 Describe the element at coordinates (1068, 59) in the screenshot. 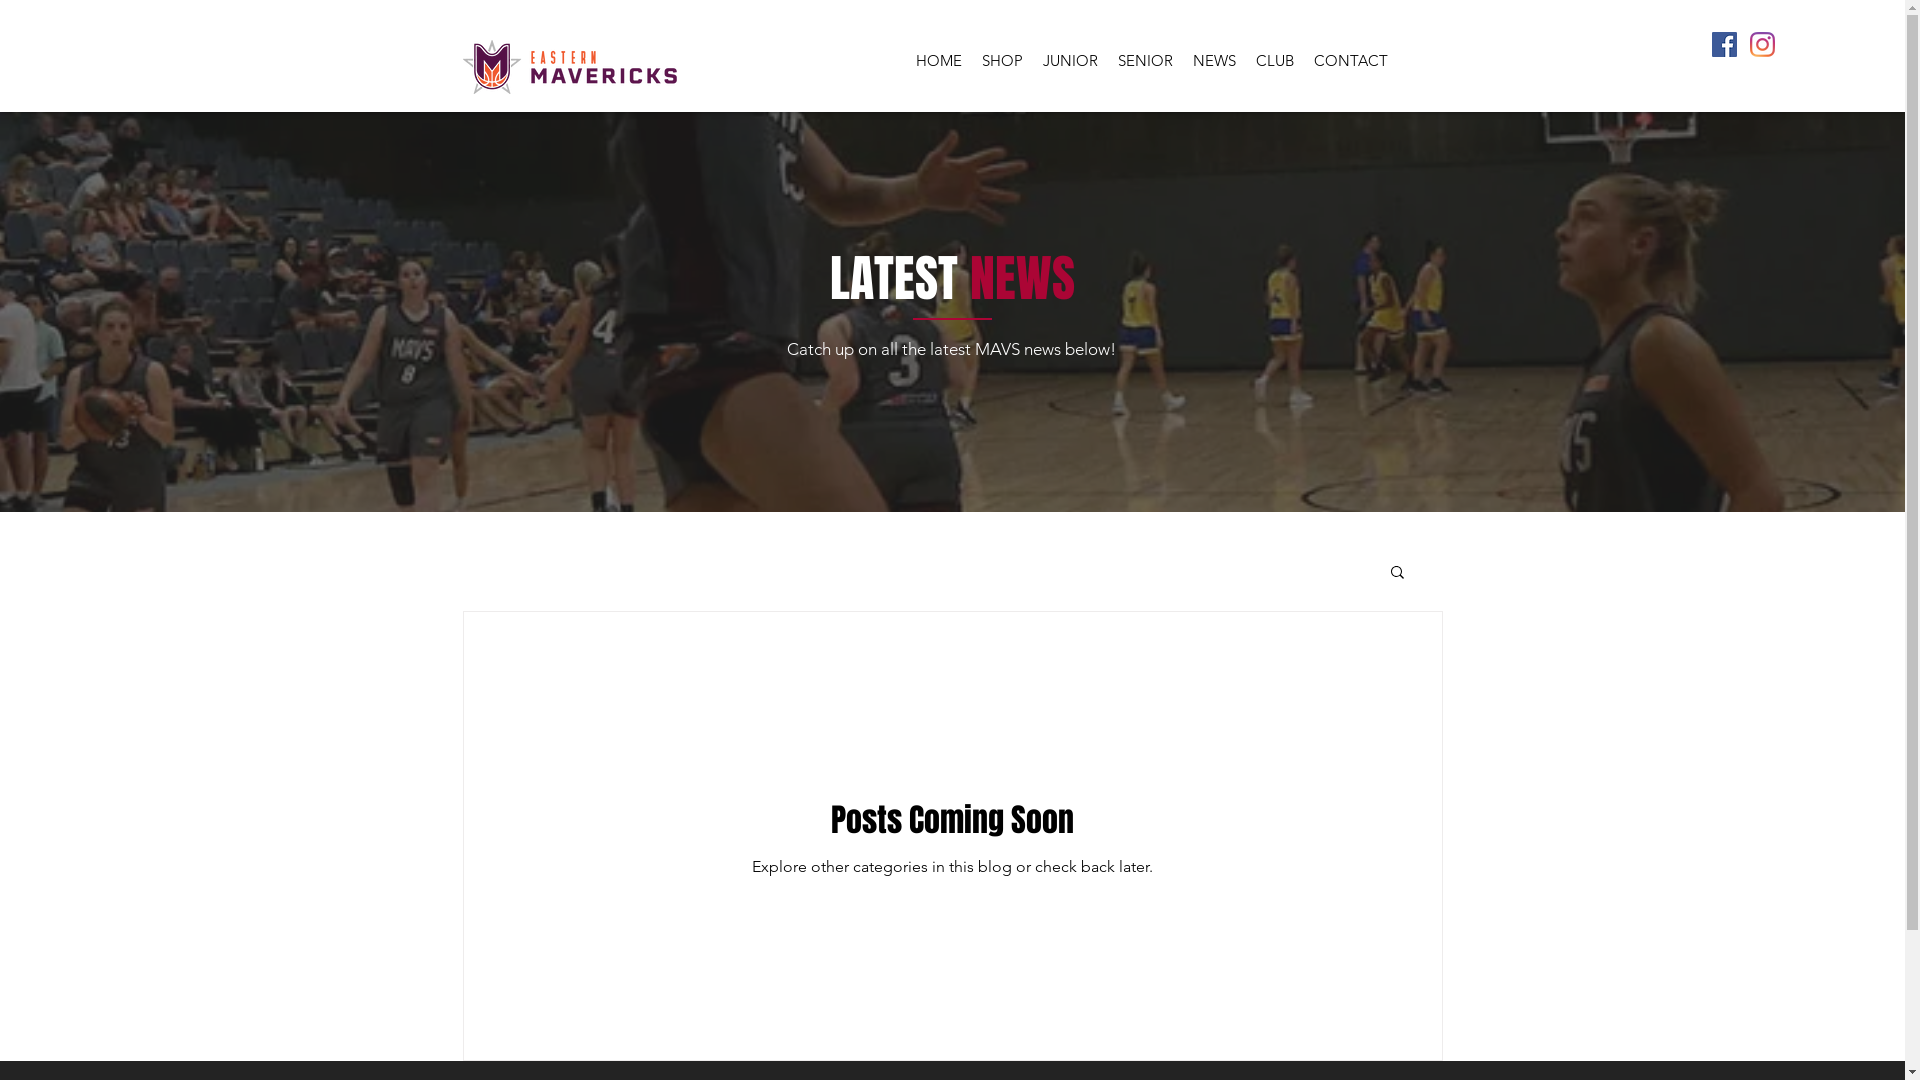

I see `'JUNIOR'` at that location.